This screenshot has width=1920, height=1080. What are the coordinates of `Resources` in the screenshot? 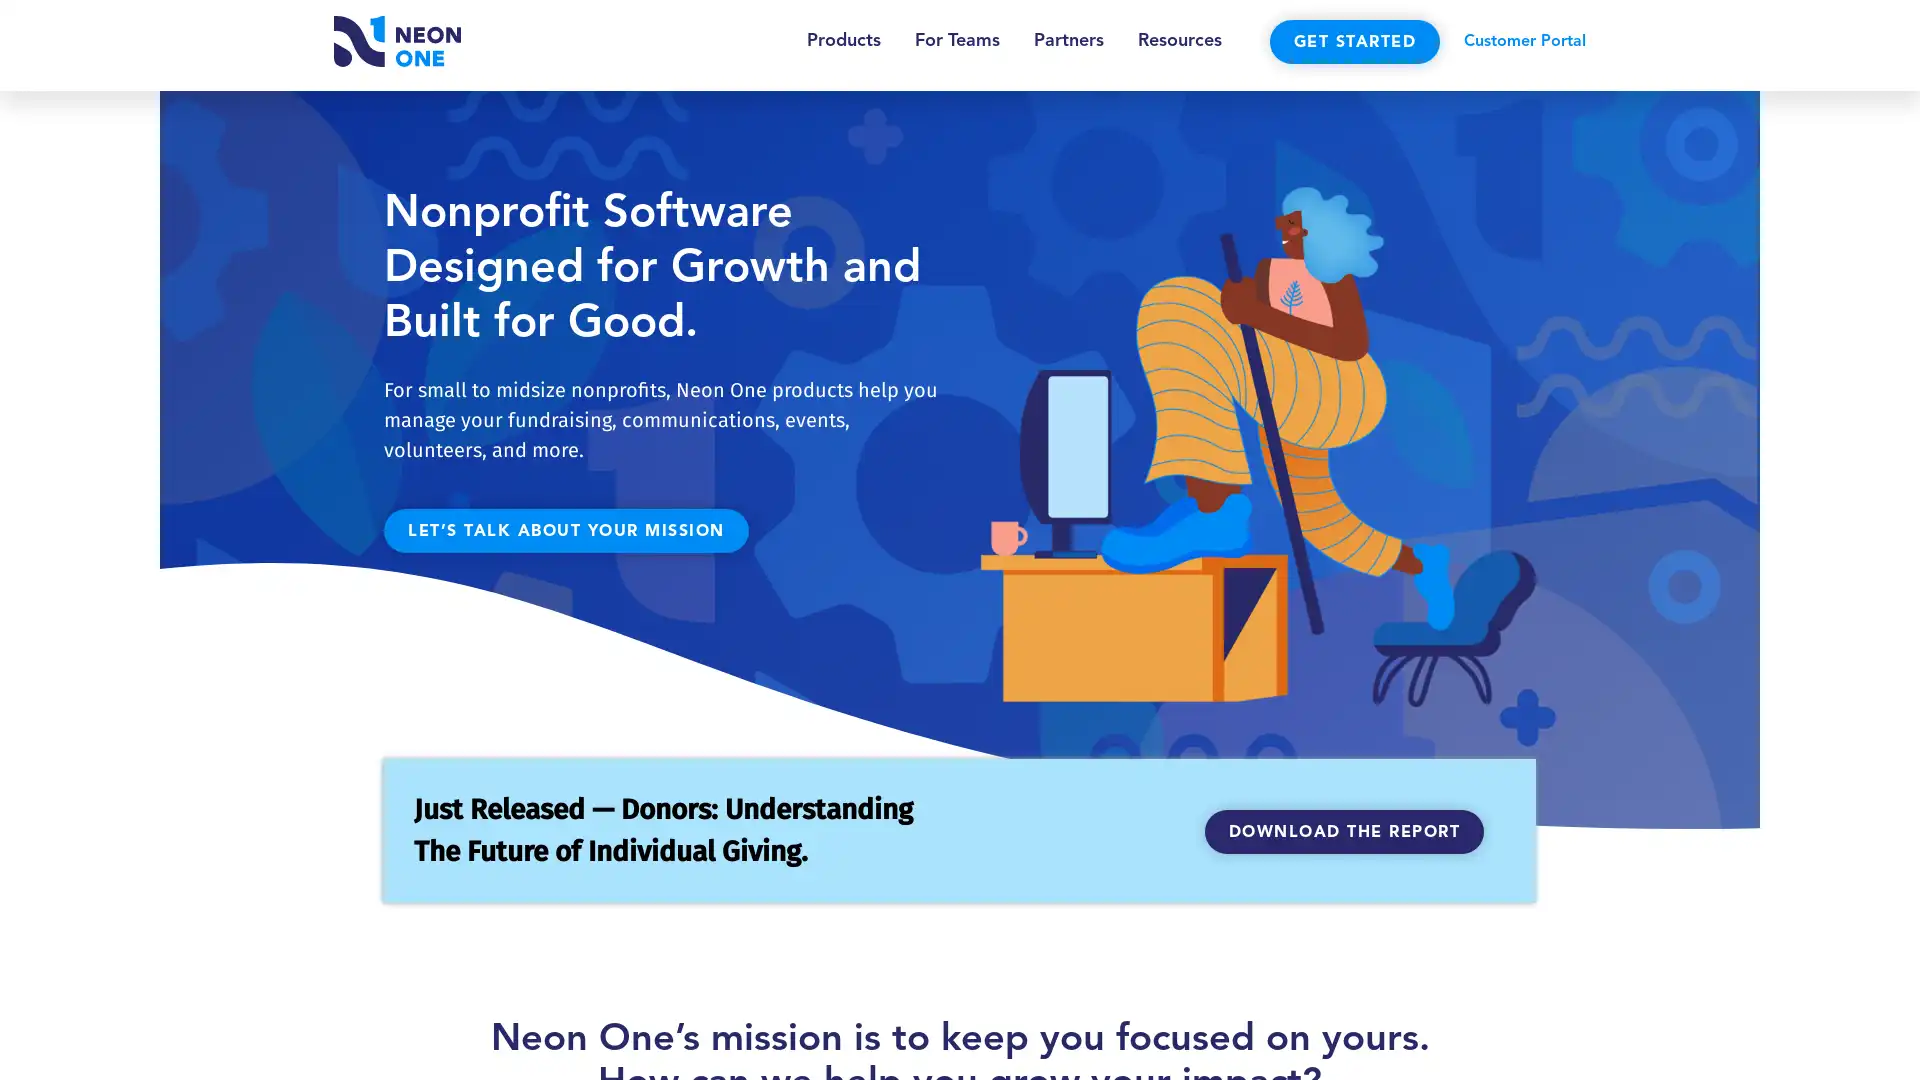 It's located at (1179, 41).